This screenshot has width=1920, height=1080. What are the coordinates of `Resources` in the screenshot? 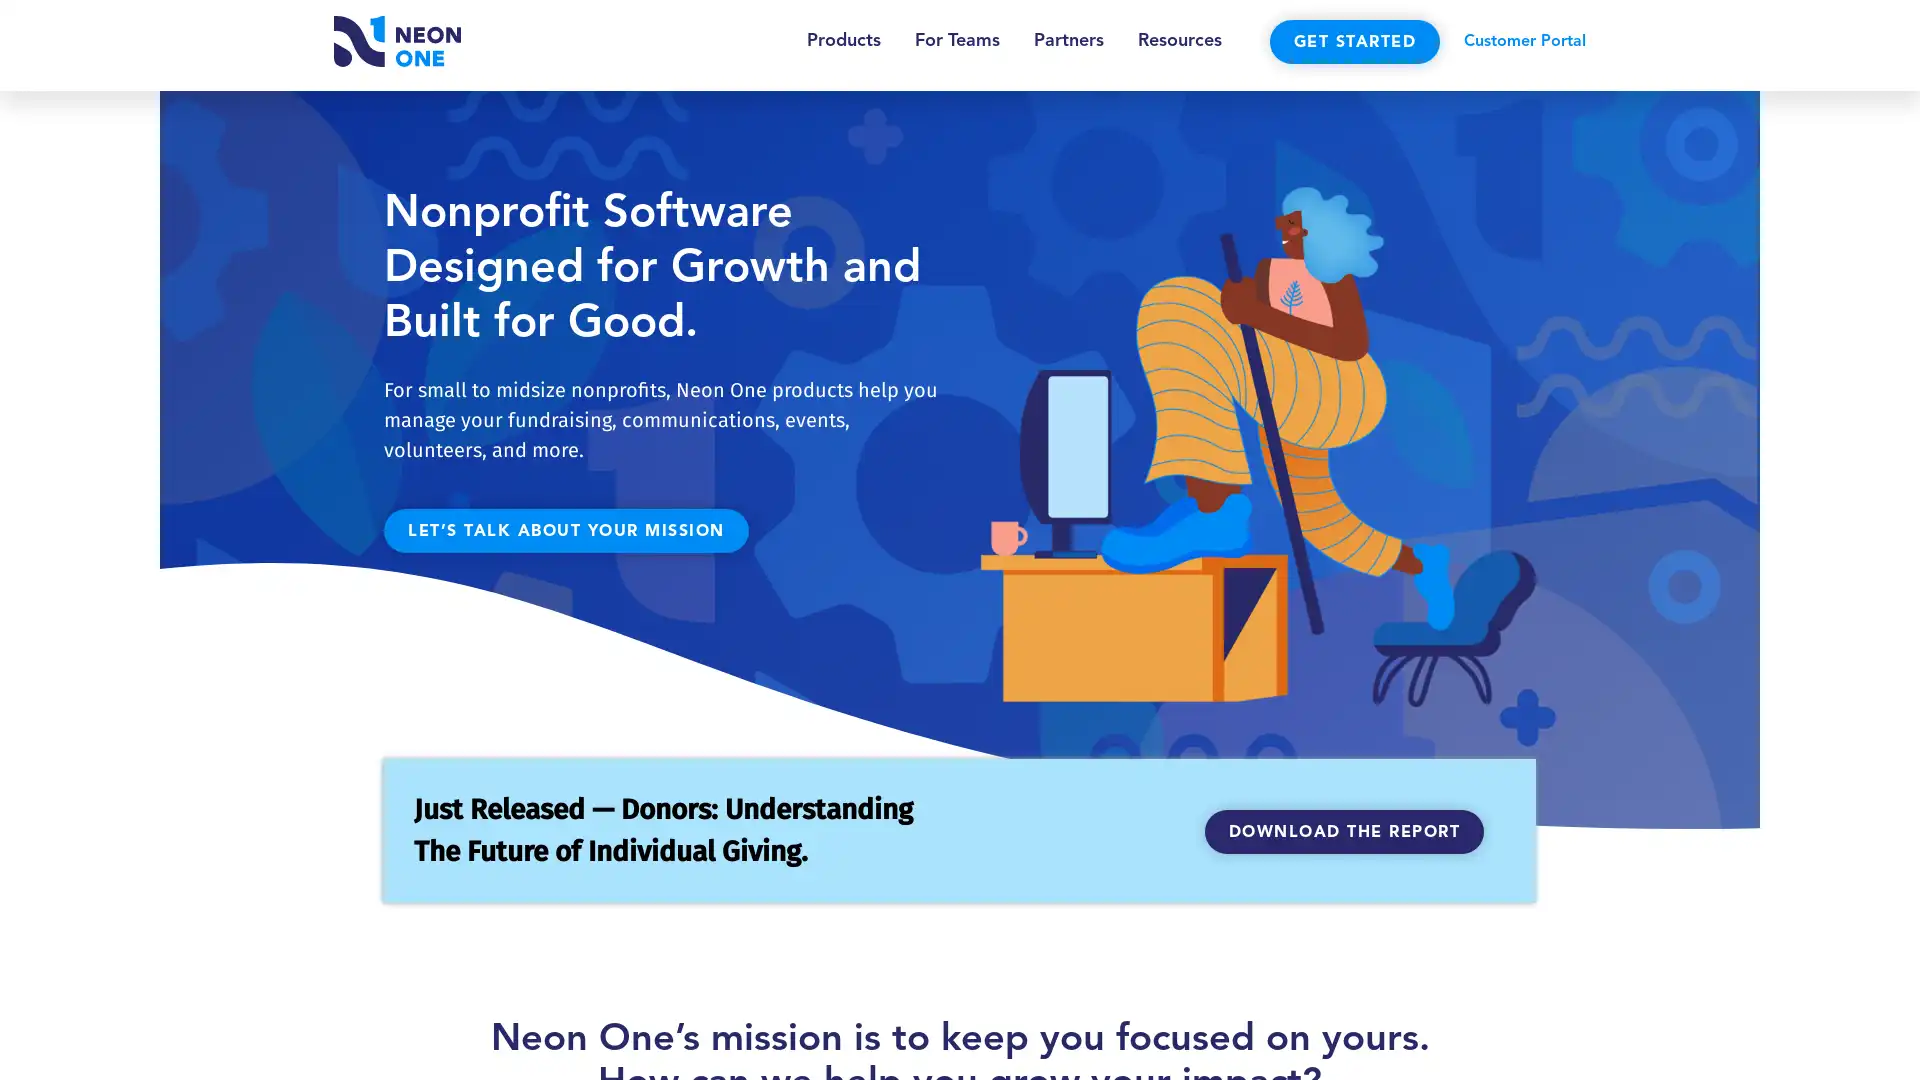 It's located at (1179, 41).